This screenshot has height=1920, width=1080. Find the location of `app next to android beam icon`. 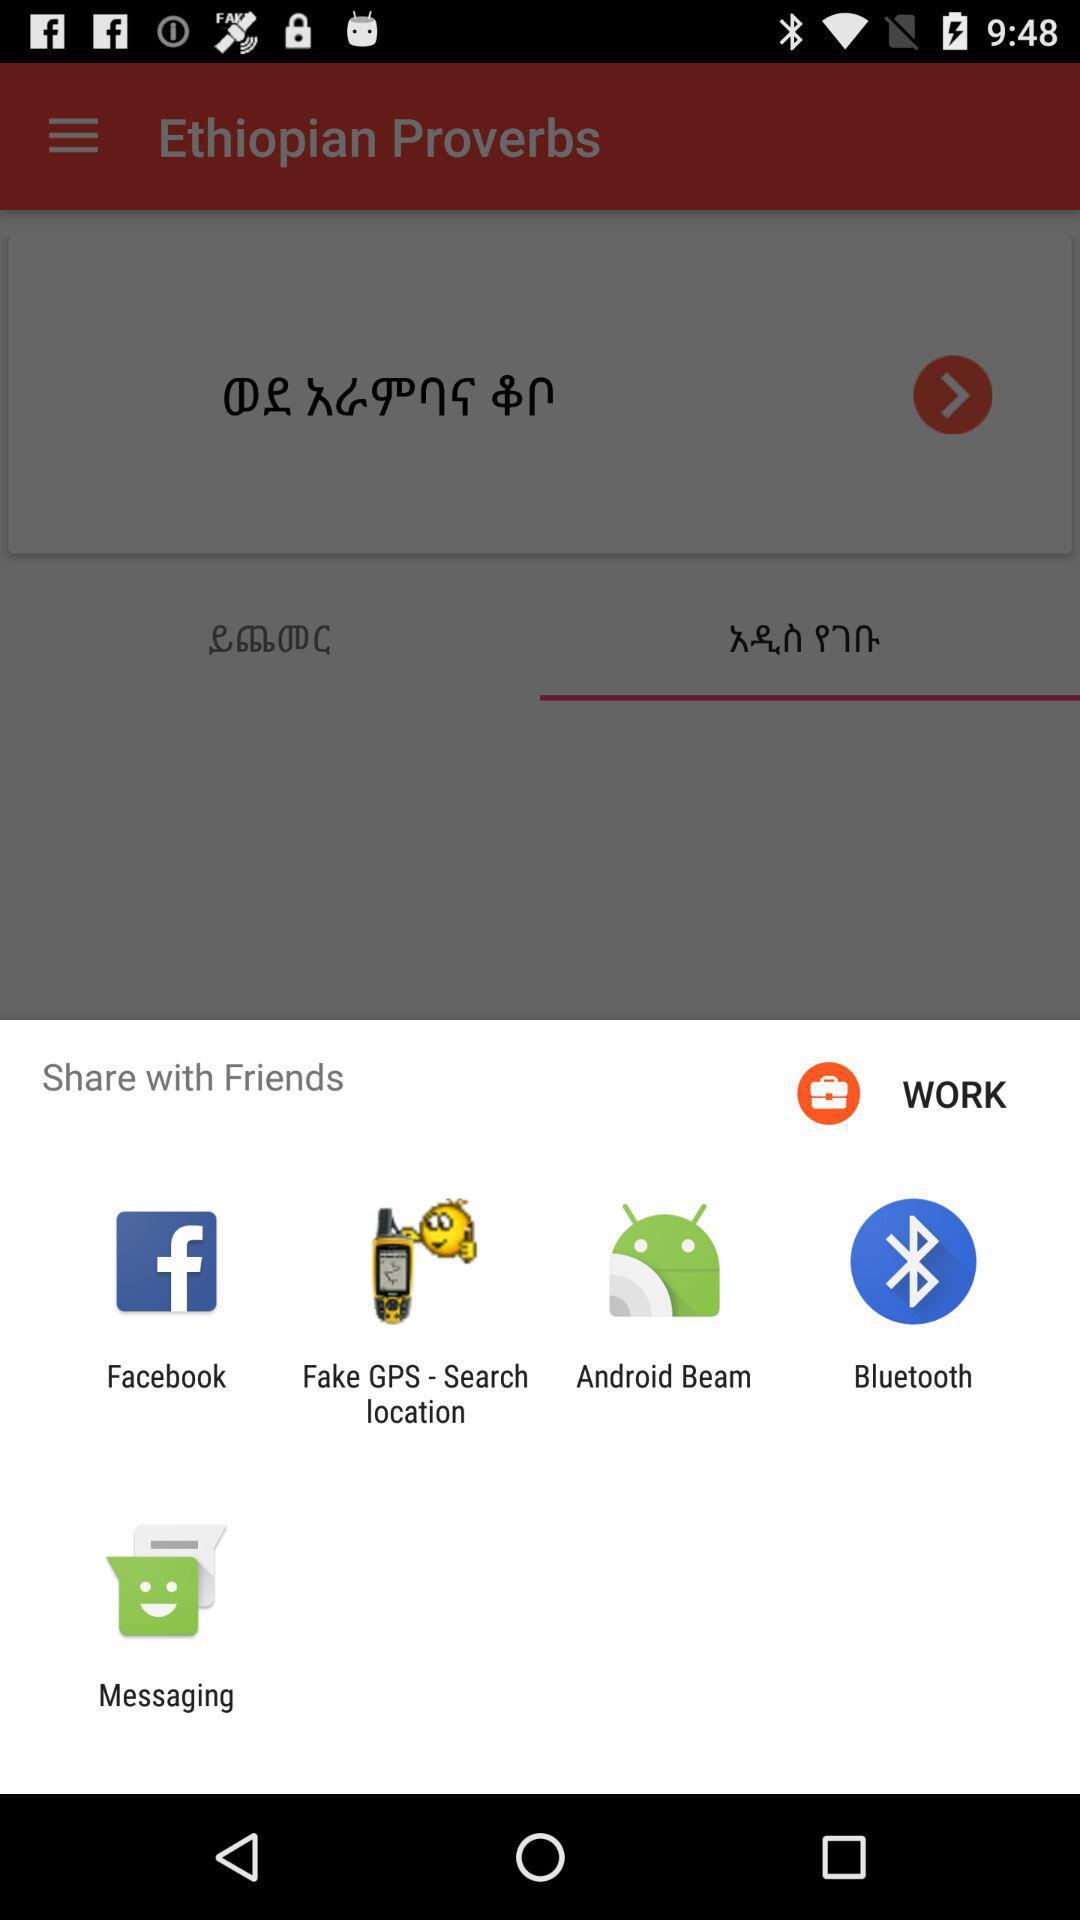

app next to android beam icon is located at coordinates (414, 1392).